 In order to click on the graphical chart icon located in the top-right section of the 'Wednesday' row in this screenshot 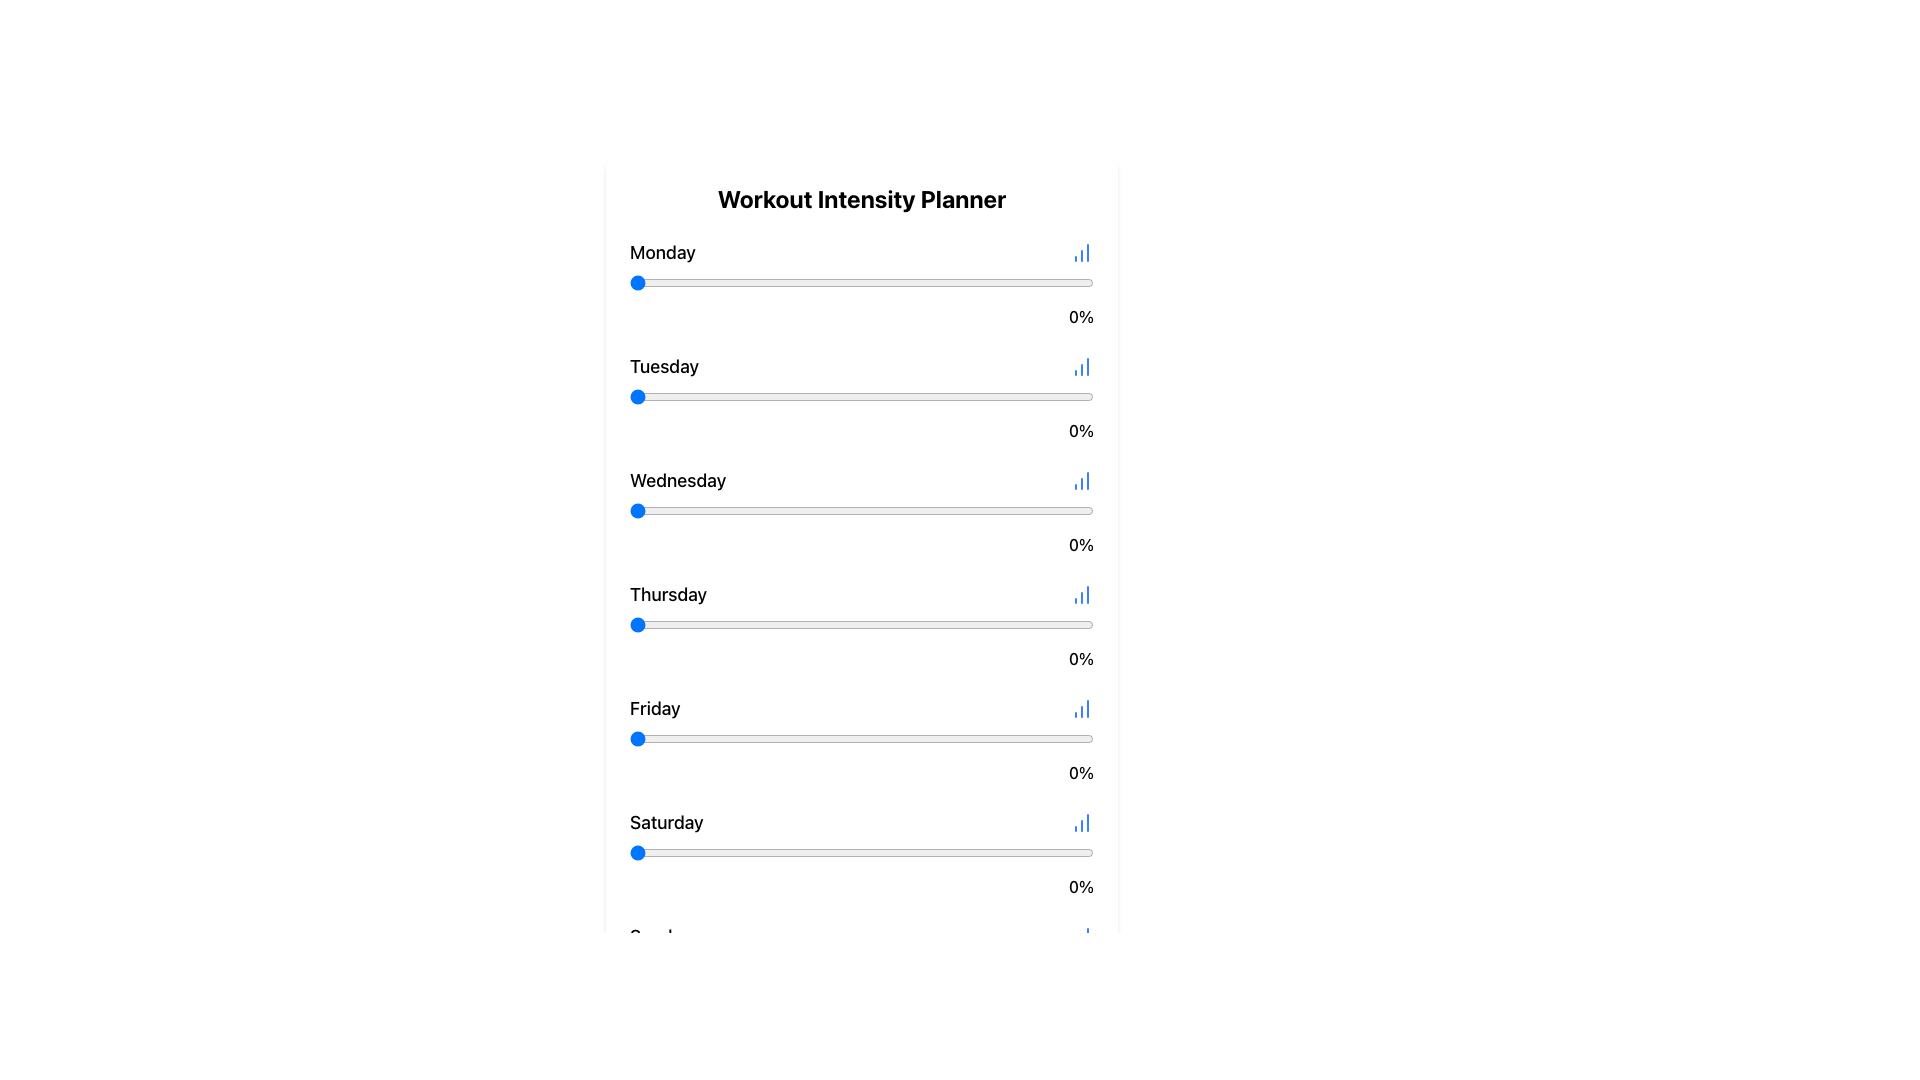, I will do `click(1080, 481)`.